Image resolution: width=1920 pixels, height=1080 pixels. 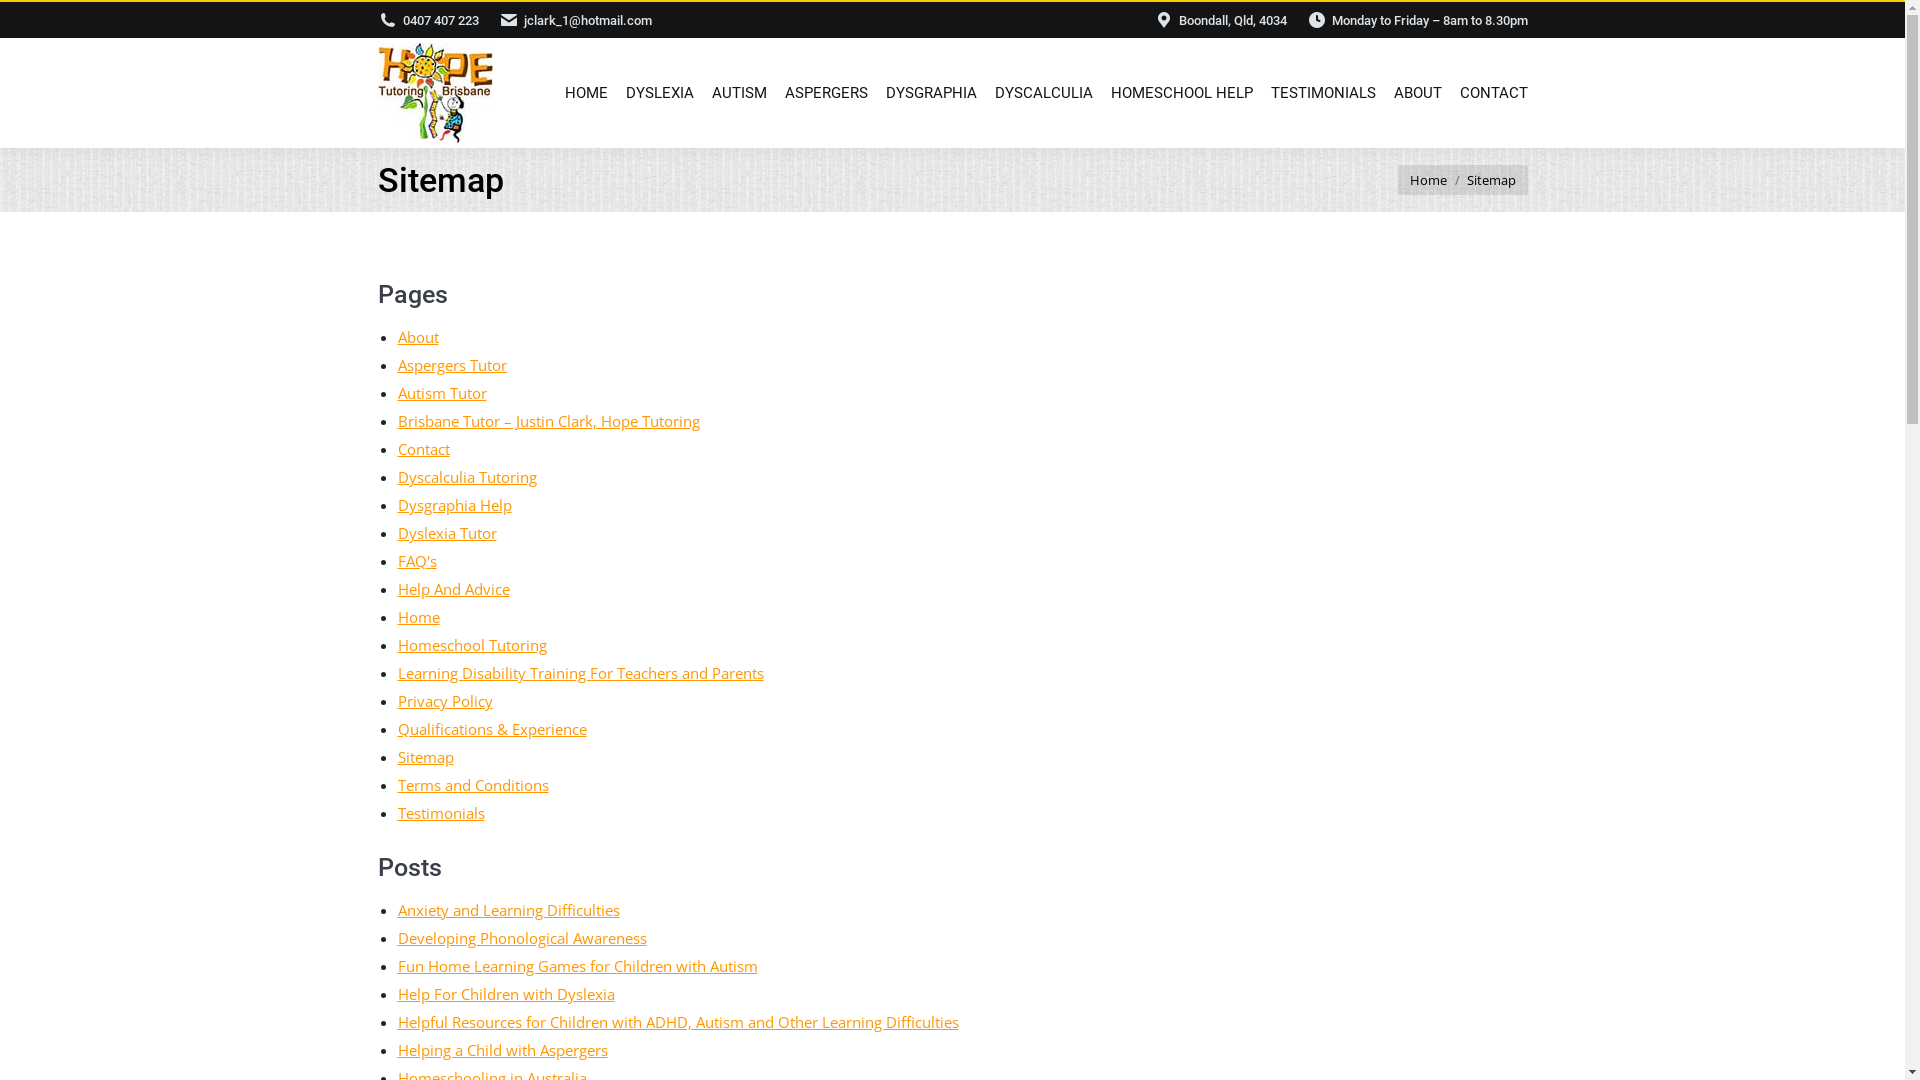 I want to click on 'Help For Children with Dyslexia', so click(x=506, y=994).